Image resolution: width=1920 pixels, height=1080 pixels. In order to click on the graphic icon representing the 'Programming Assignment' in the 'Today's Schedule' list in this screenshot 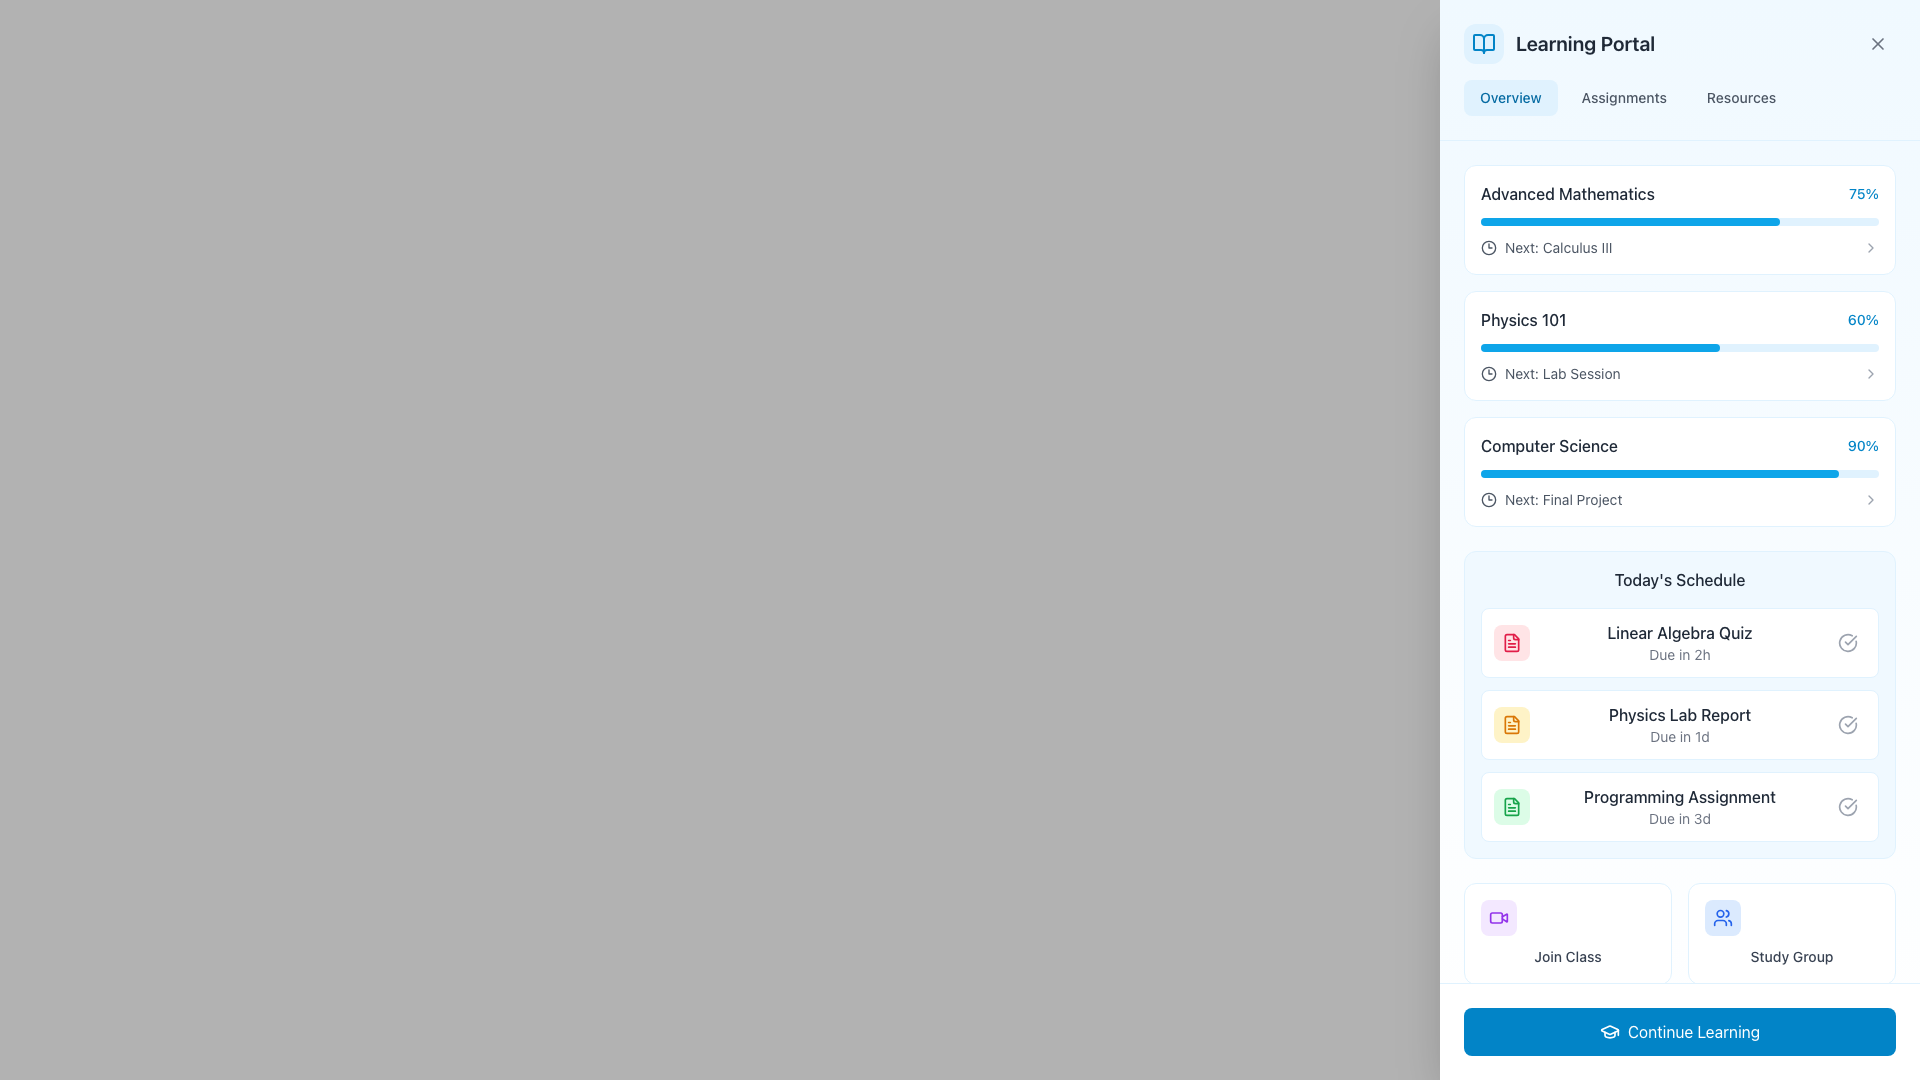, I will do `click(1512, 805)`.